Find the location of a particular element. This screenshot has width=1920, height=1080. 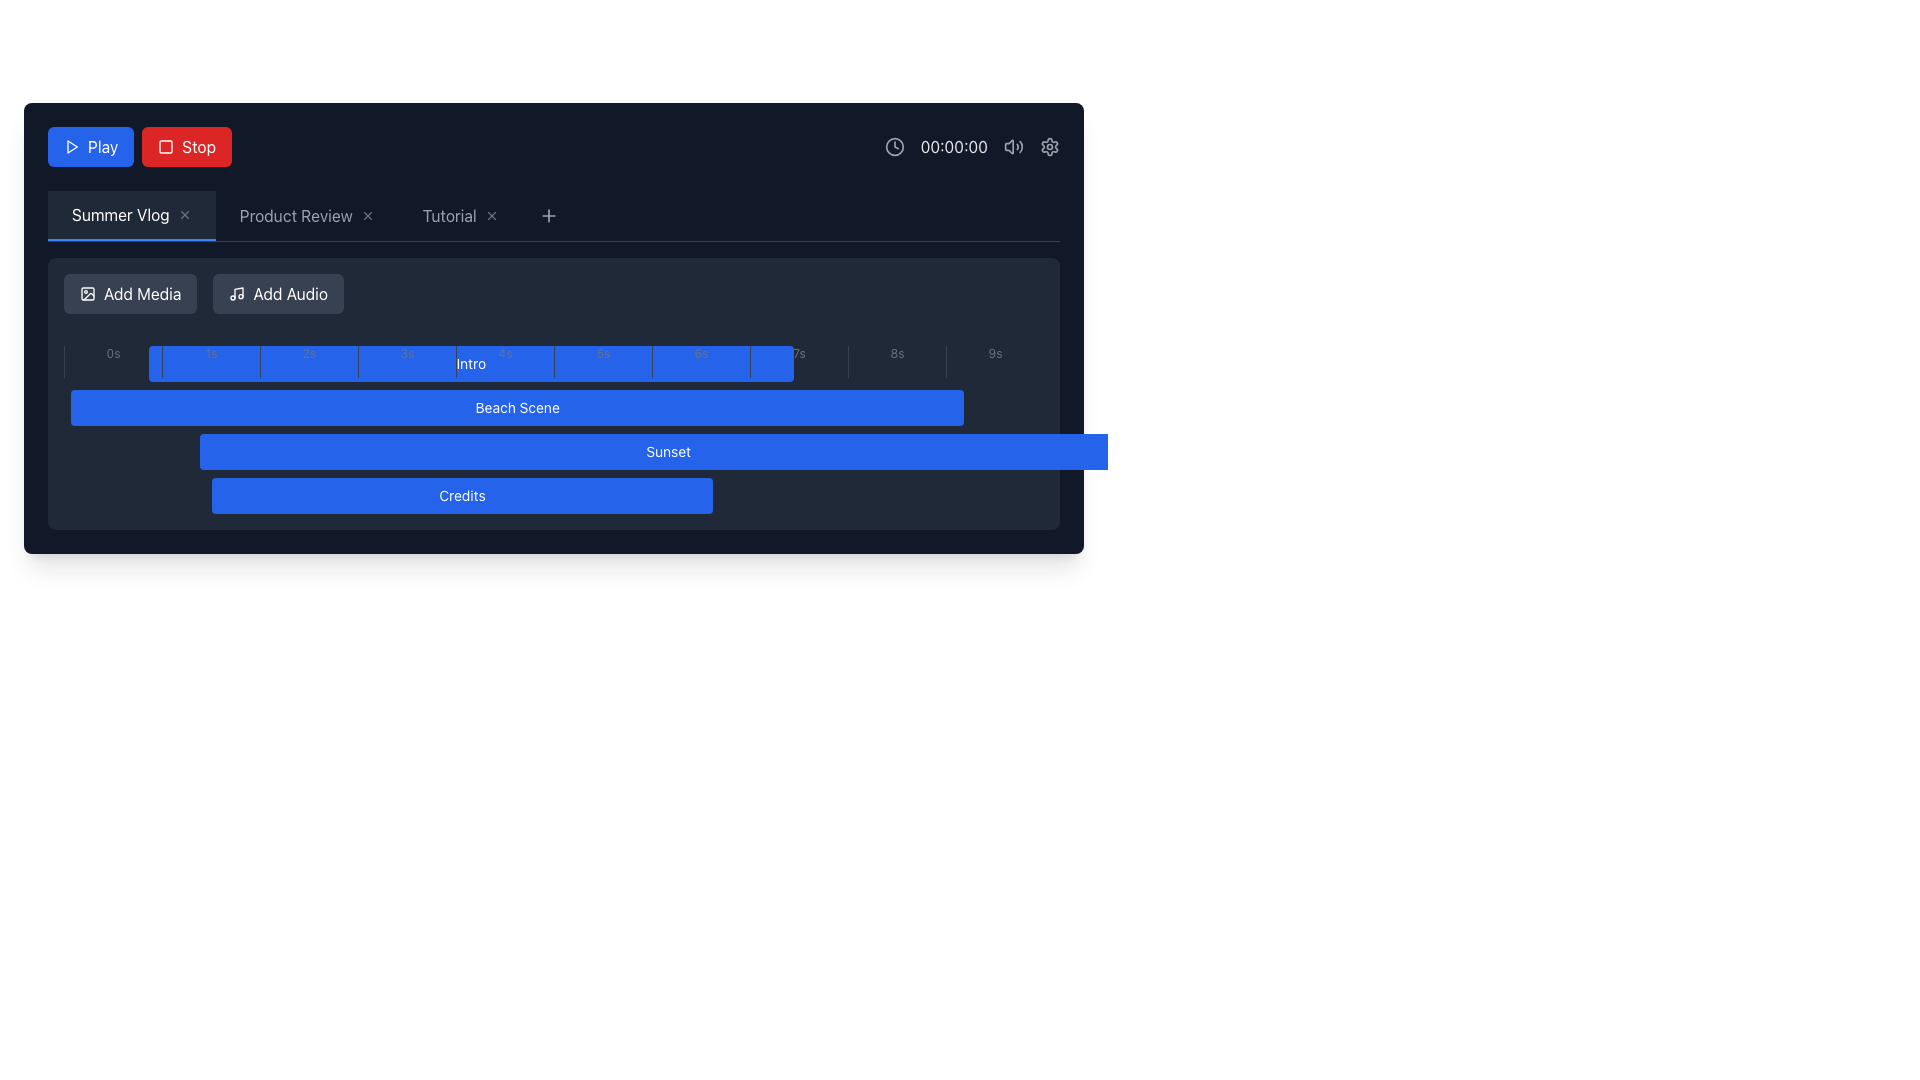

the 'Tutorial' Navigation Tab which is the third tab in the navigation bar, located between 'Product Review' and the '+' add new tab button is located at coordinates (459, 216).